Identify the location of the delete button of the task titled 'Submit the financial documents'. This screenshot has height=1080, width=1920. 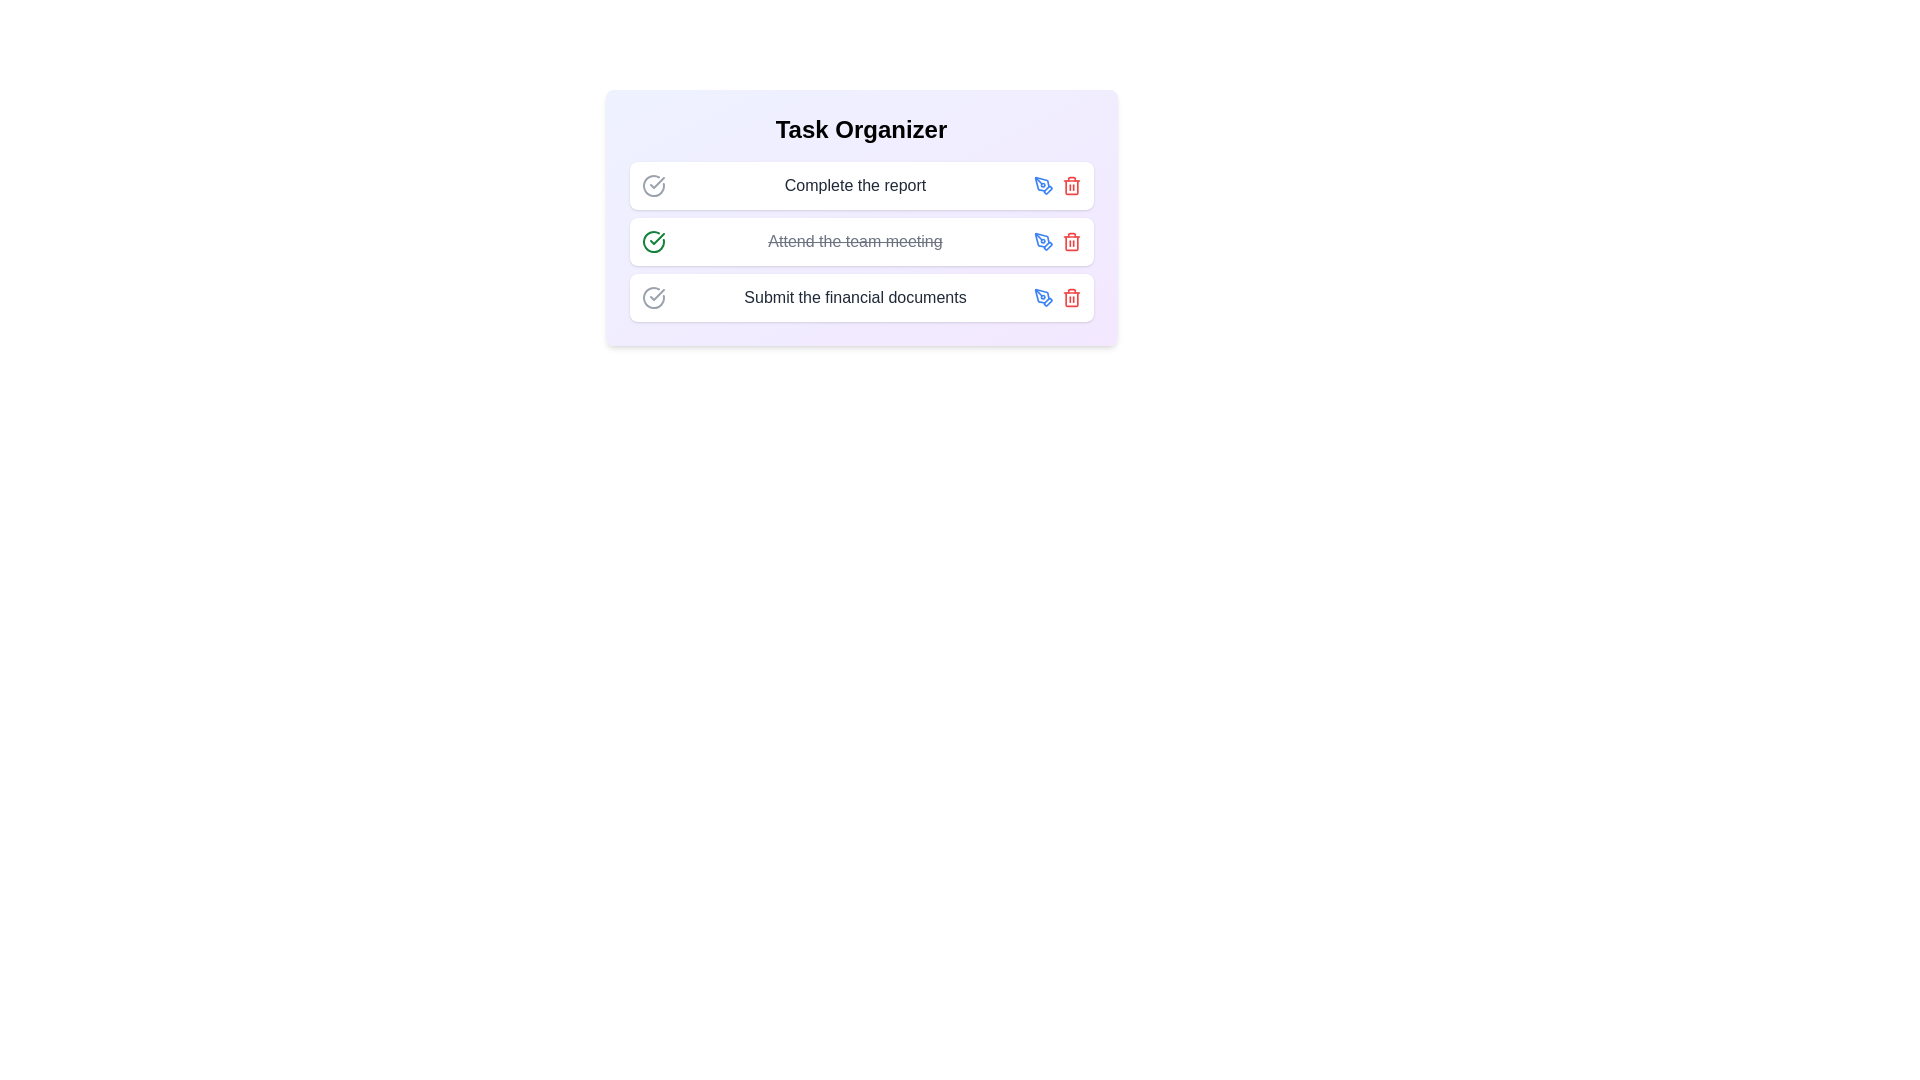
(1070, 297).